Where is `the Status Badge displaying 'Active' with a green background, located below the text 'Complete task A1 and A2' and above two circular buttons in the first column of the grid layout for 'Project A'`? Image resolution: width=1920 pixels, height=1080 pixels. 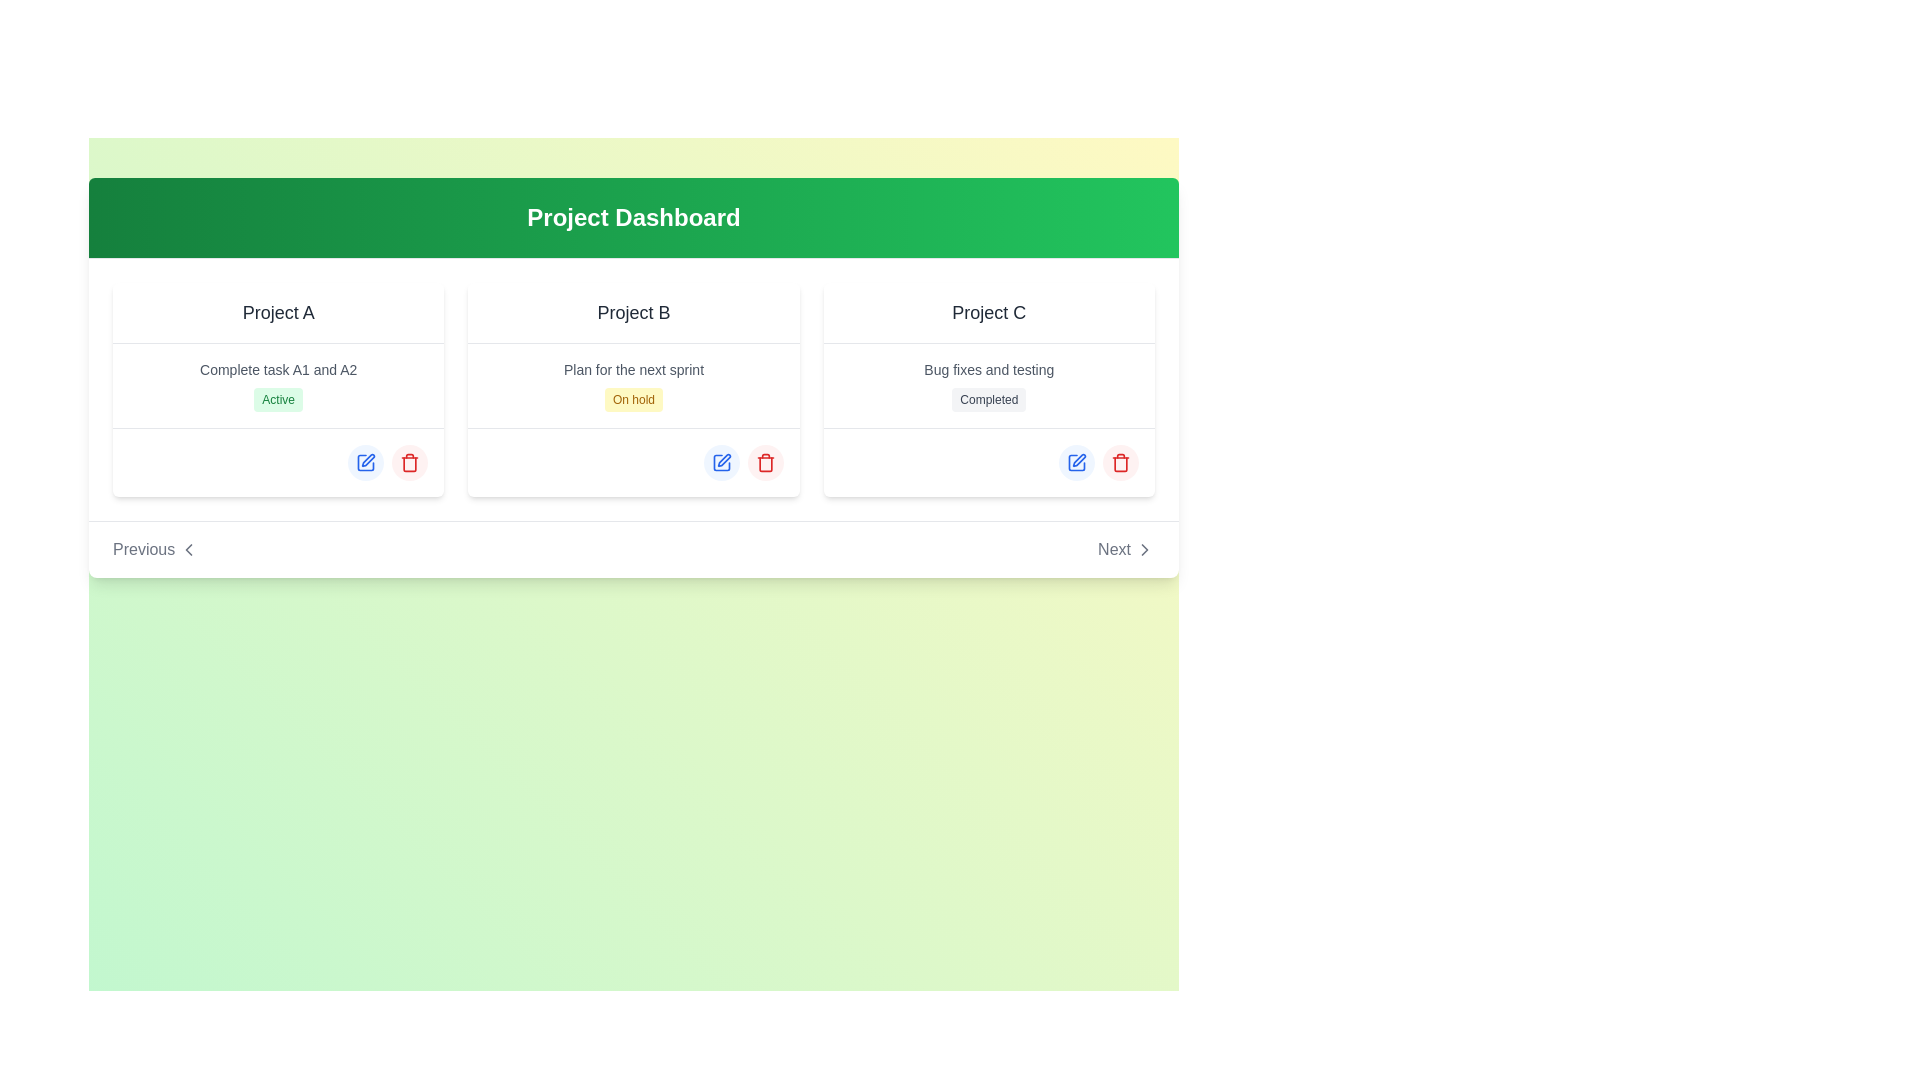 the Status Badge displaying 'Active' with a green background, located below the text 'Complete task A1 and A2' and above two circular buttons in the first column of the grid layout for 'Project A' is located at coordinates (277, 389).